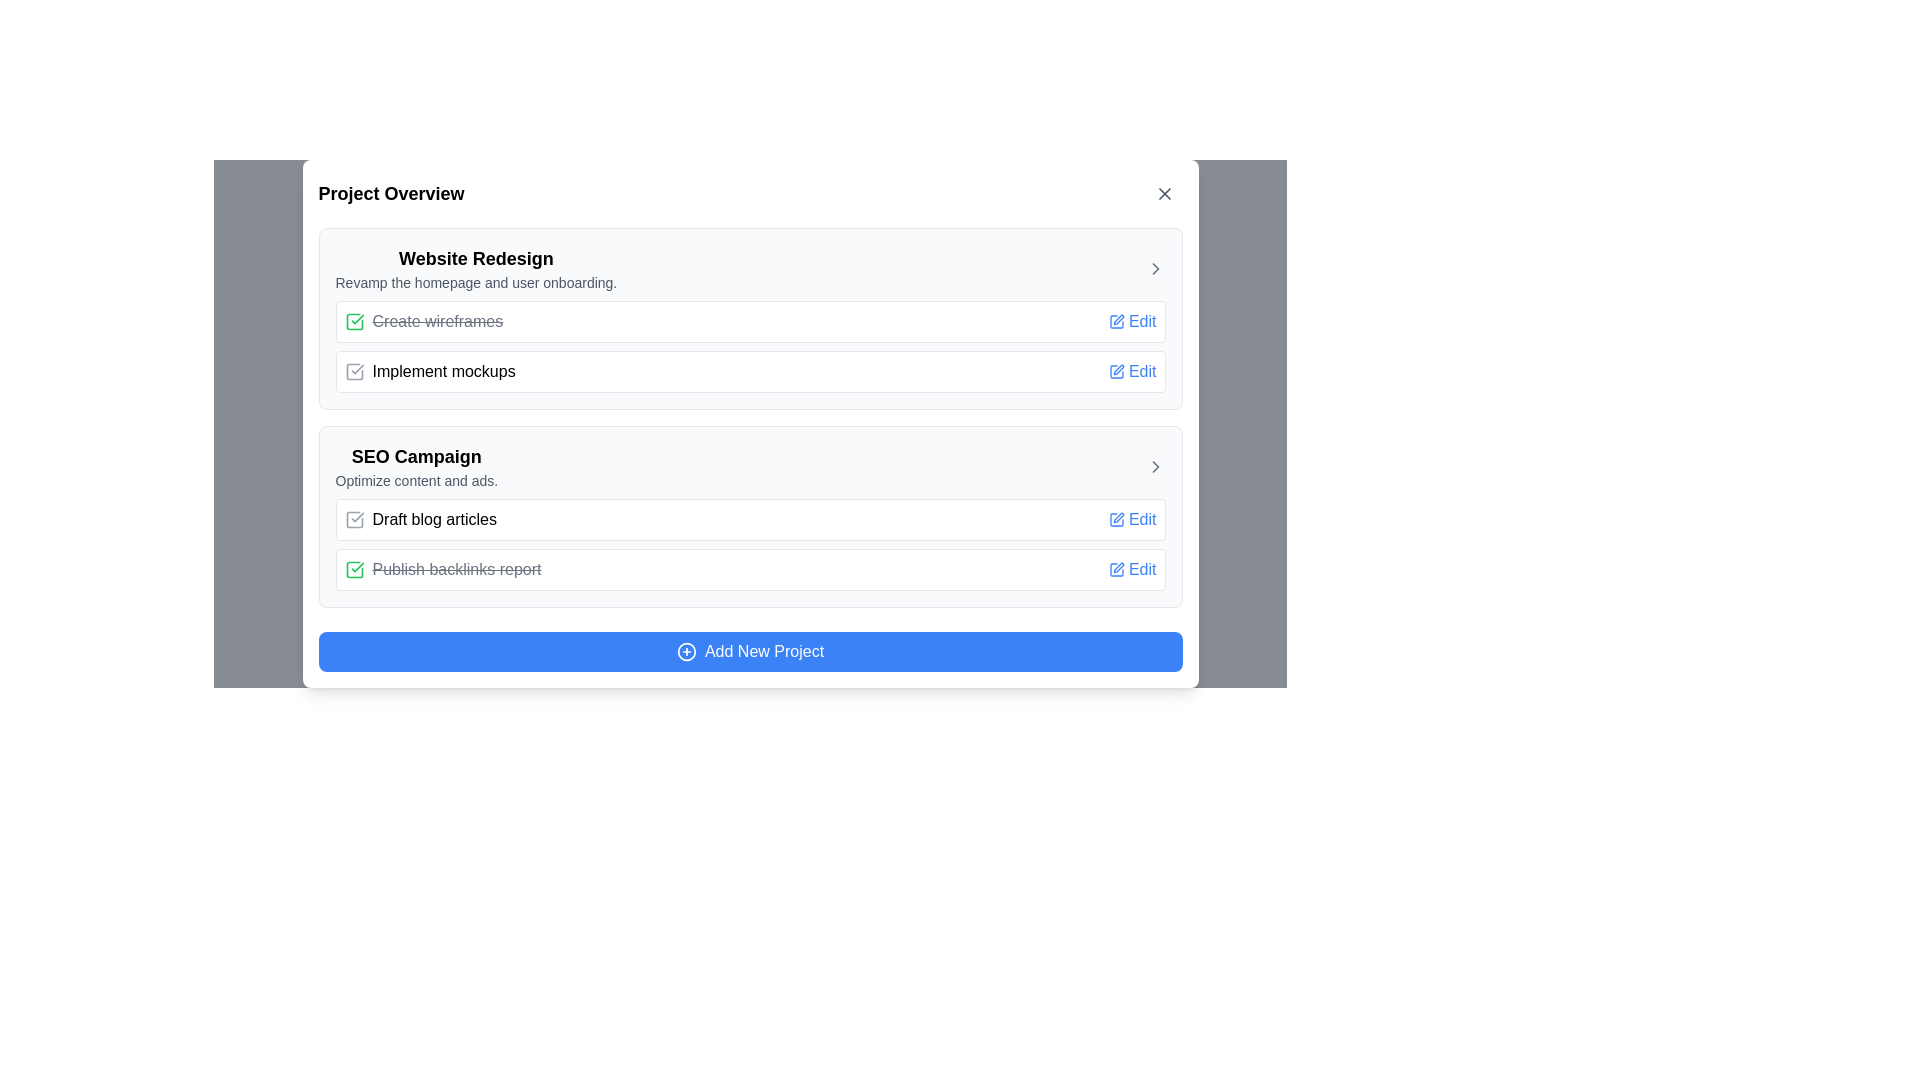 The image size is (1920, 1080). Describe the element at coordinates (749, 515) in the screenshot. I see `the Task summary section titled 'SEO Campaign'` at that location.